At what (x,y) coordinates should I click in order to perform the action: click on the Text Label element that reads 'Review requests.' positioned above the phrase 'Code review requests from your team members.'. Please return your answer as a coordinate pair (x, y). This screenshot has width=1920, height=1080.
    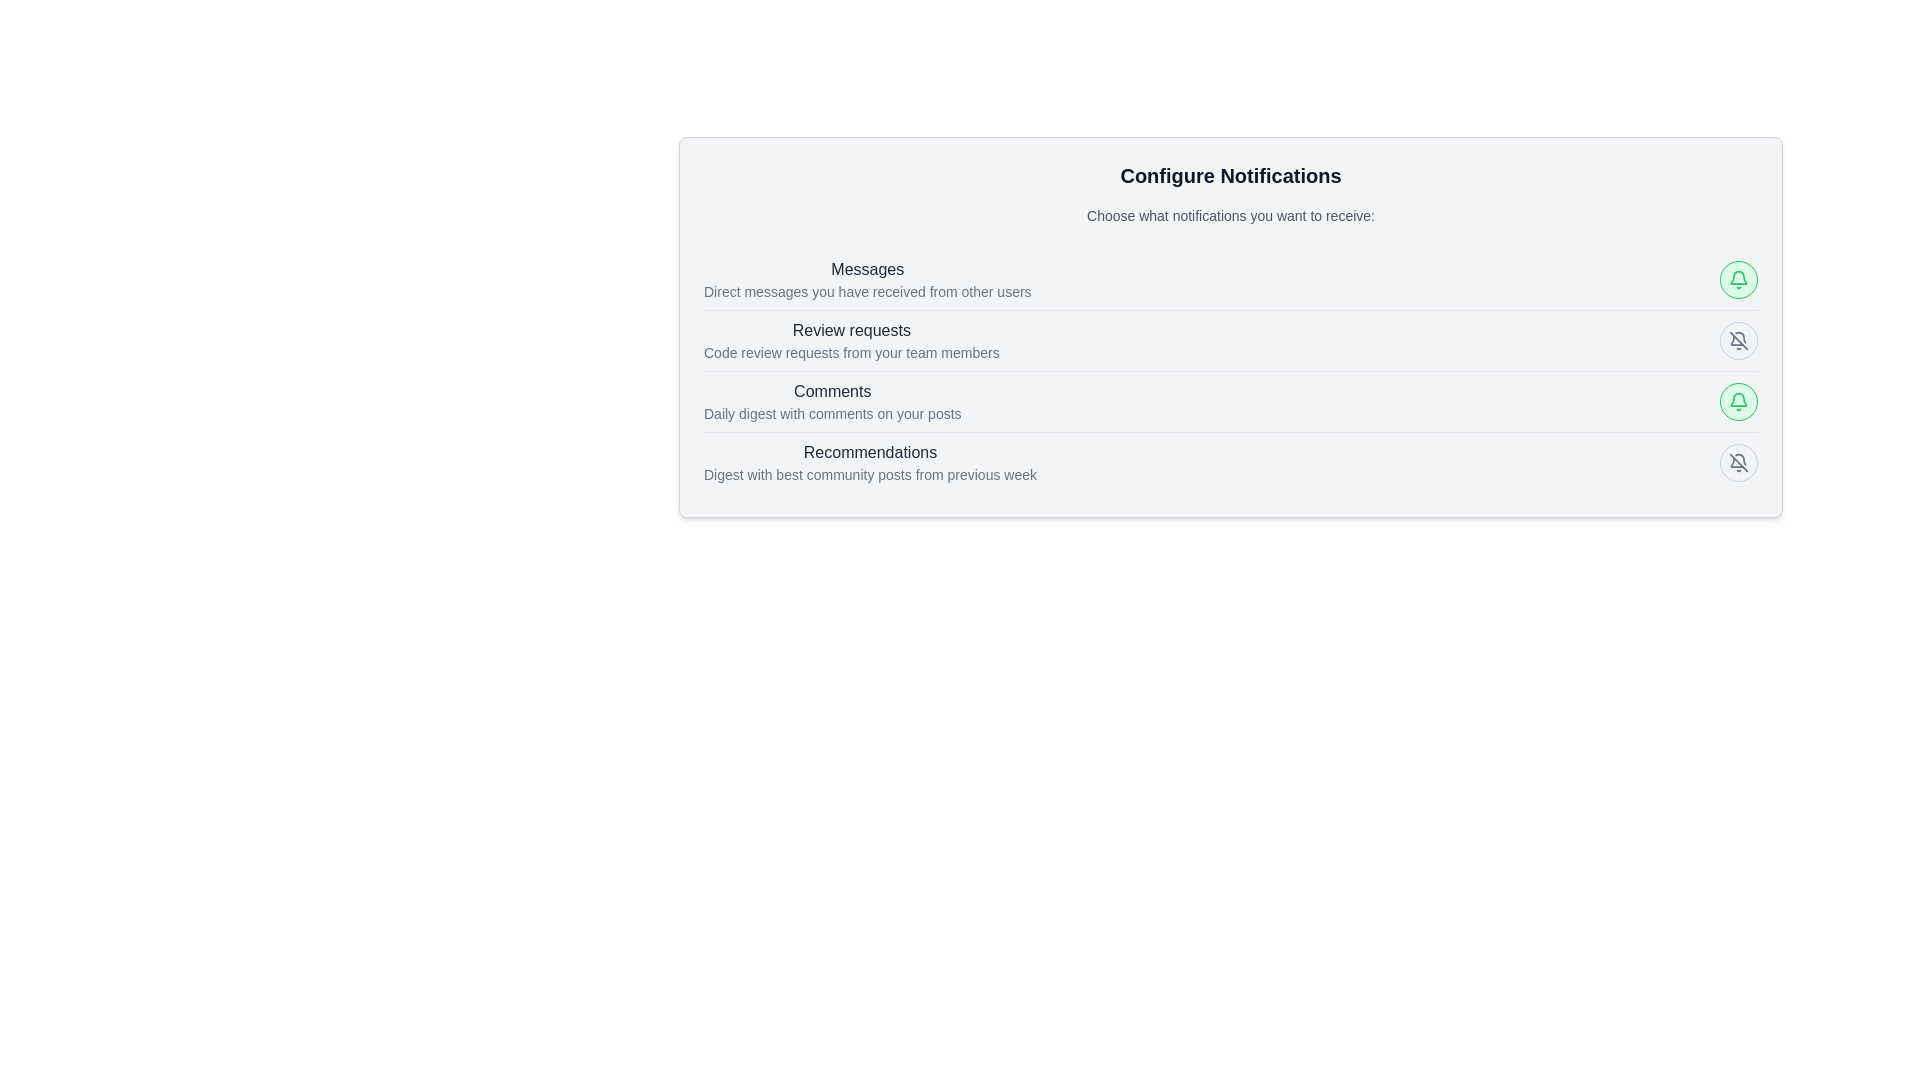
    Looking at the image, I should click on (851, 330).